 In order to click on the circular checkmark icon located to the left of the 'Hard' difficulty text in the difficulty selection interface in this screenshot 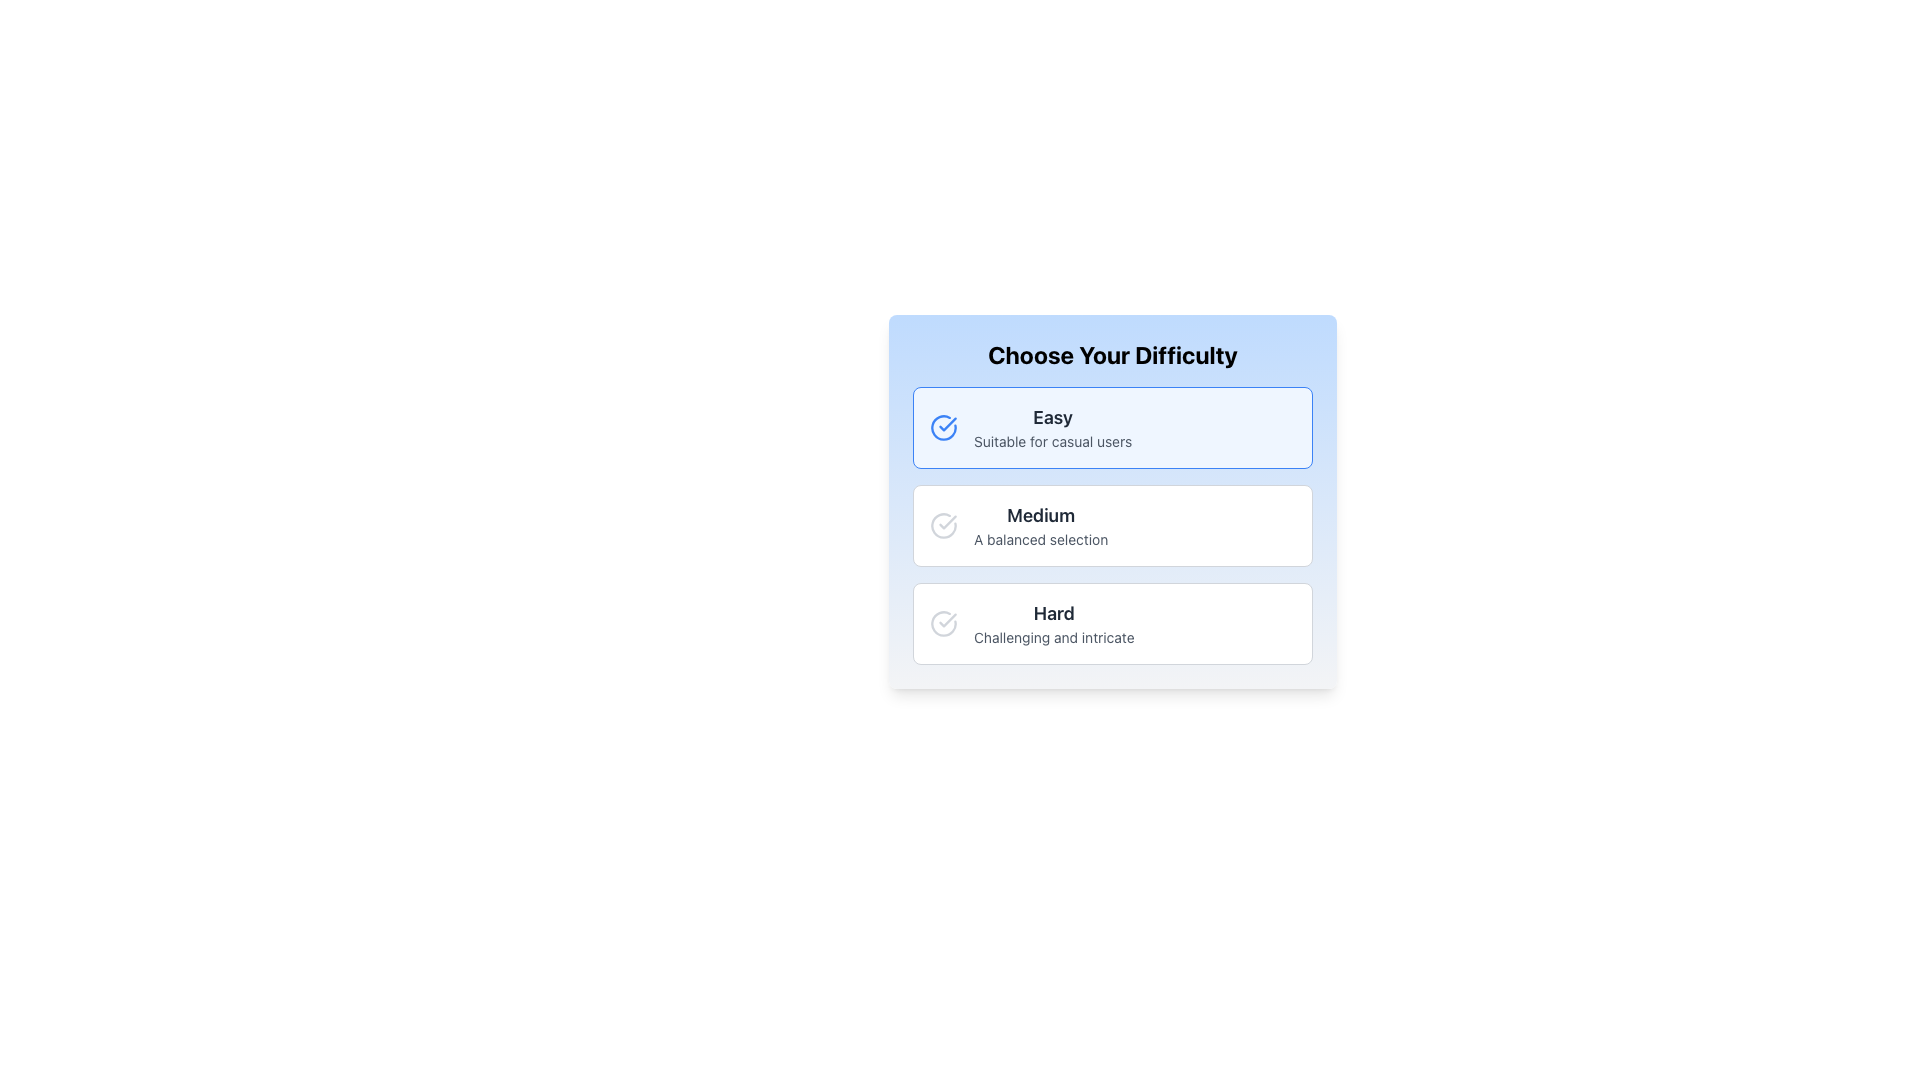, I will do `click(943, 623)`.